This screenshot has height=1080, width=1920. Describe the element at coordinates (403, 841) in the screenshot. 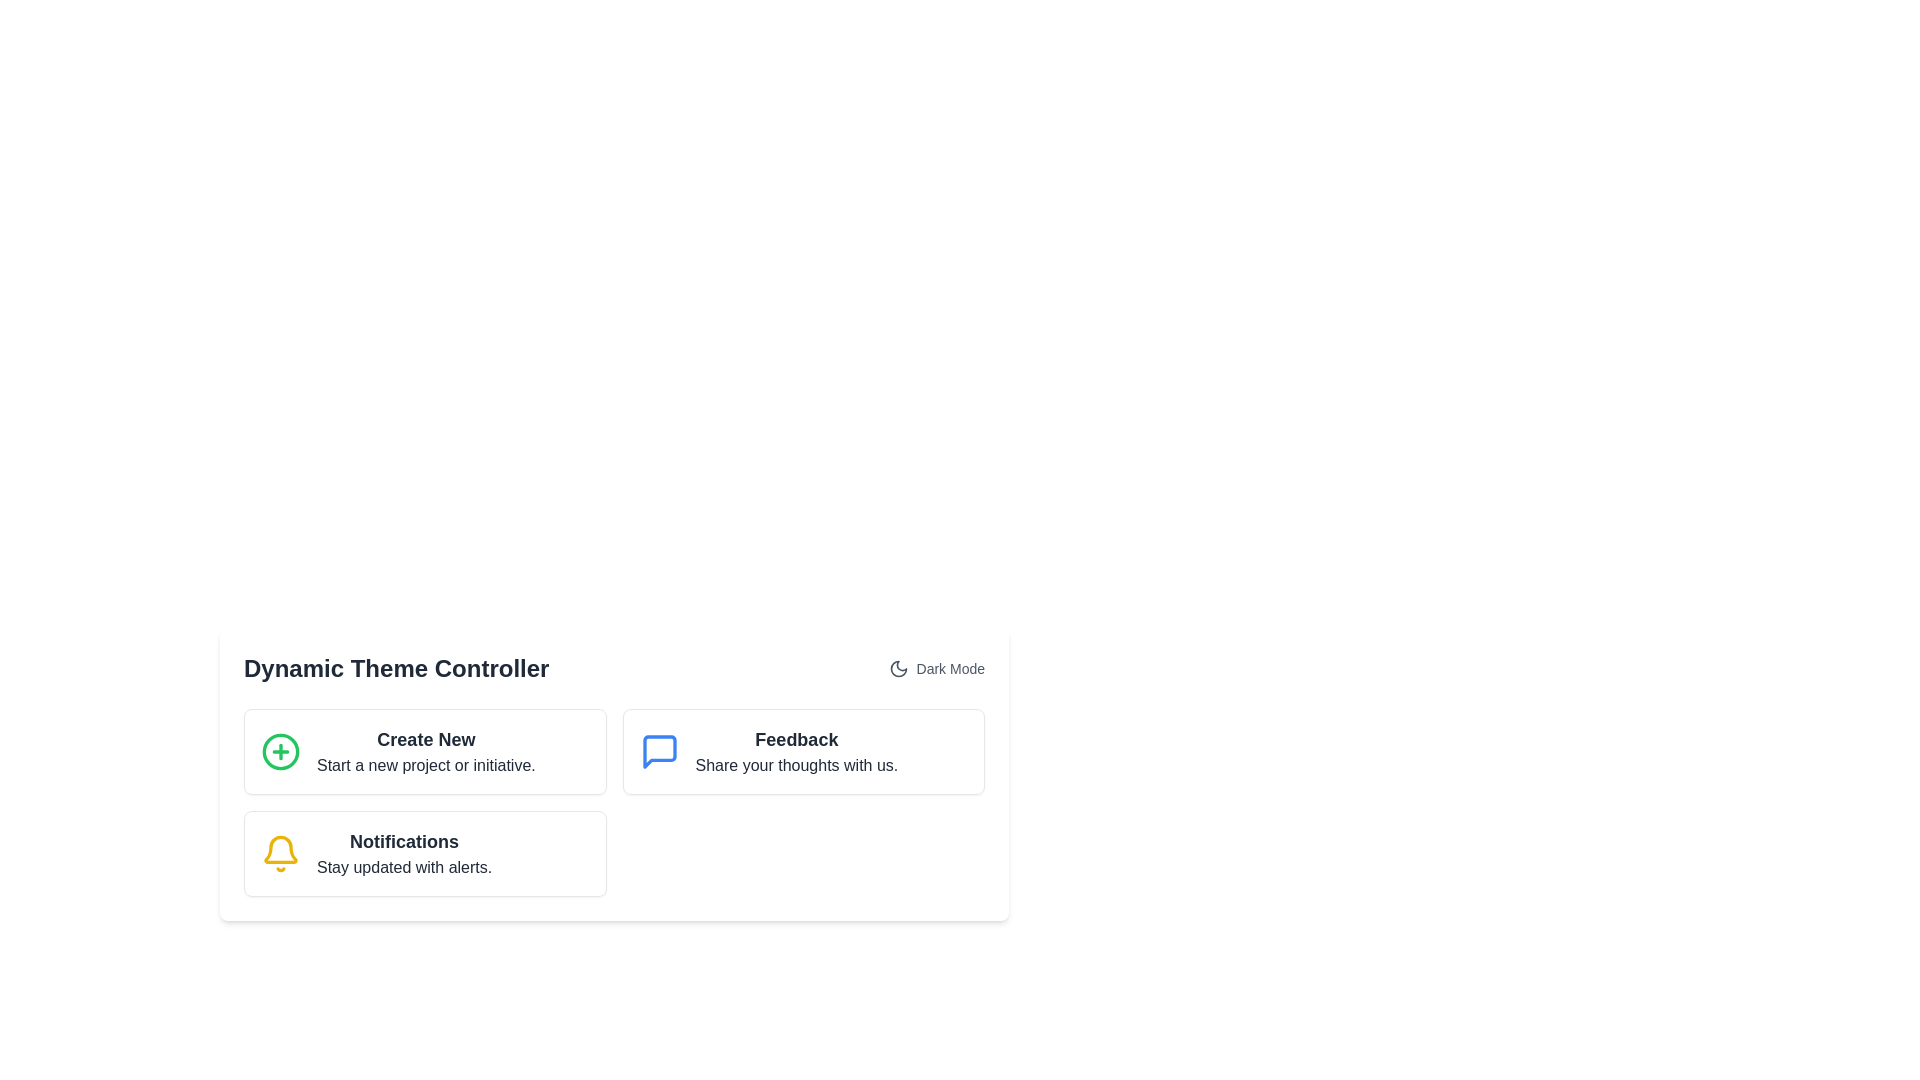

I see `text content of the title label located at the top of the third card in the grid layout, which introduces the card's content` at that location.